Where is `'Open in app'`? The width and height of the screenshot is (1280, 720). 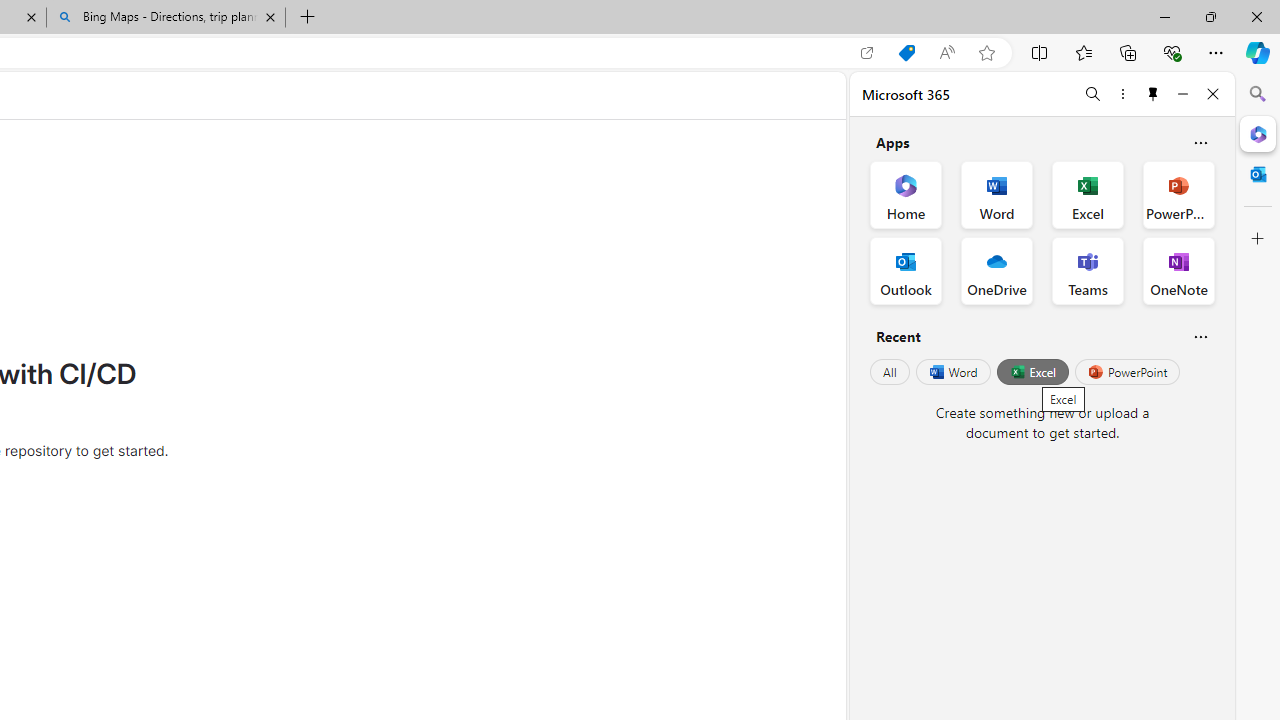 'Open in app' is located at coordinates (867, 52).